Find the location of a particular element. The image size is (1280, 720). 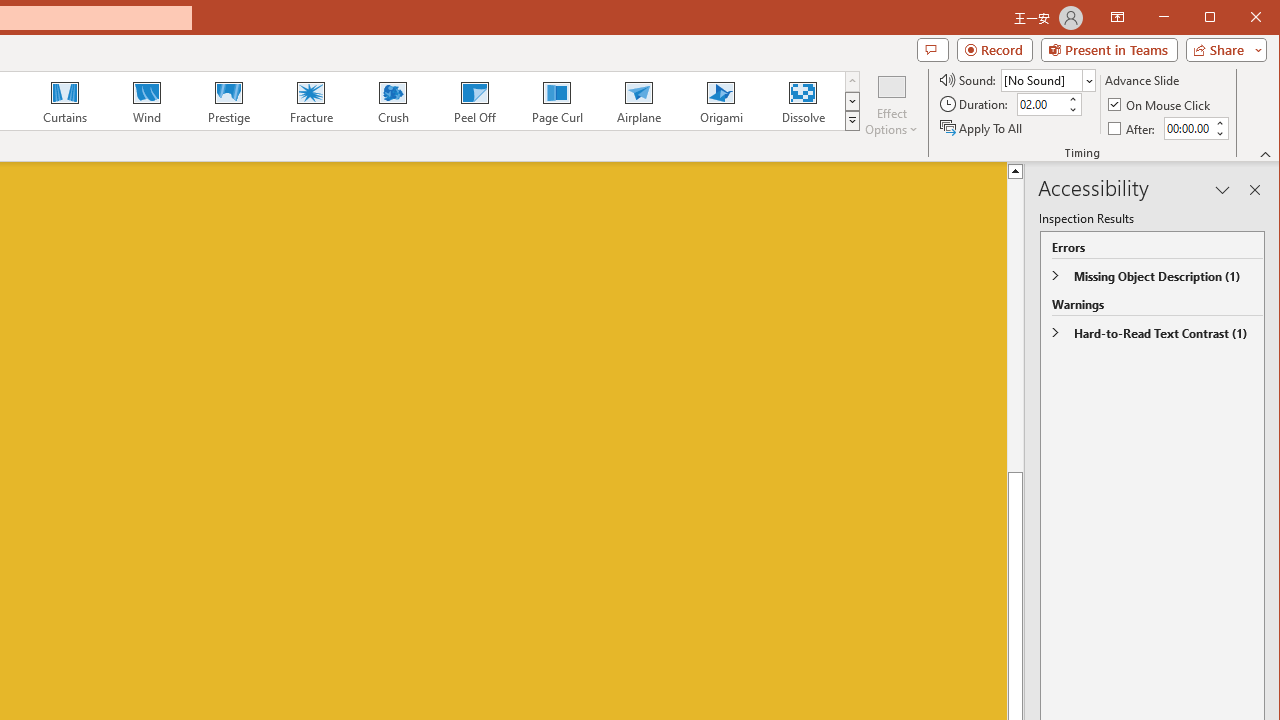

'Sound' is located at coordinates (1047, 79).